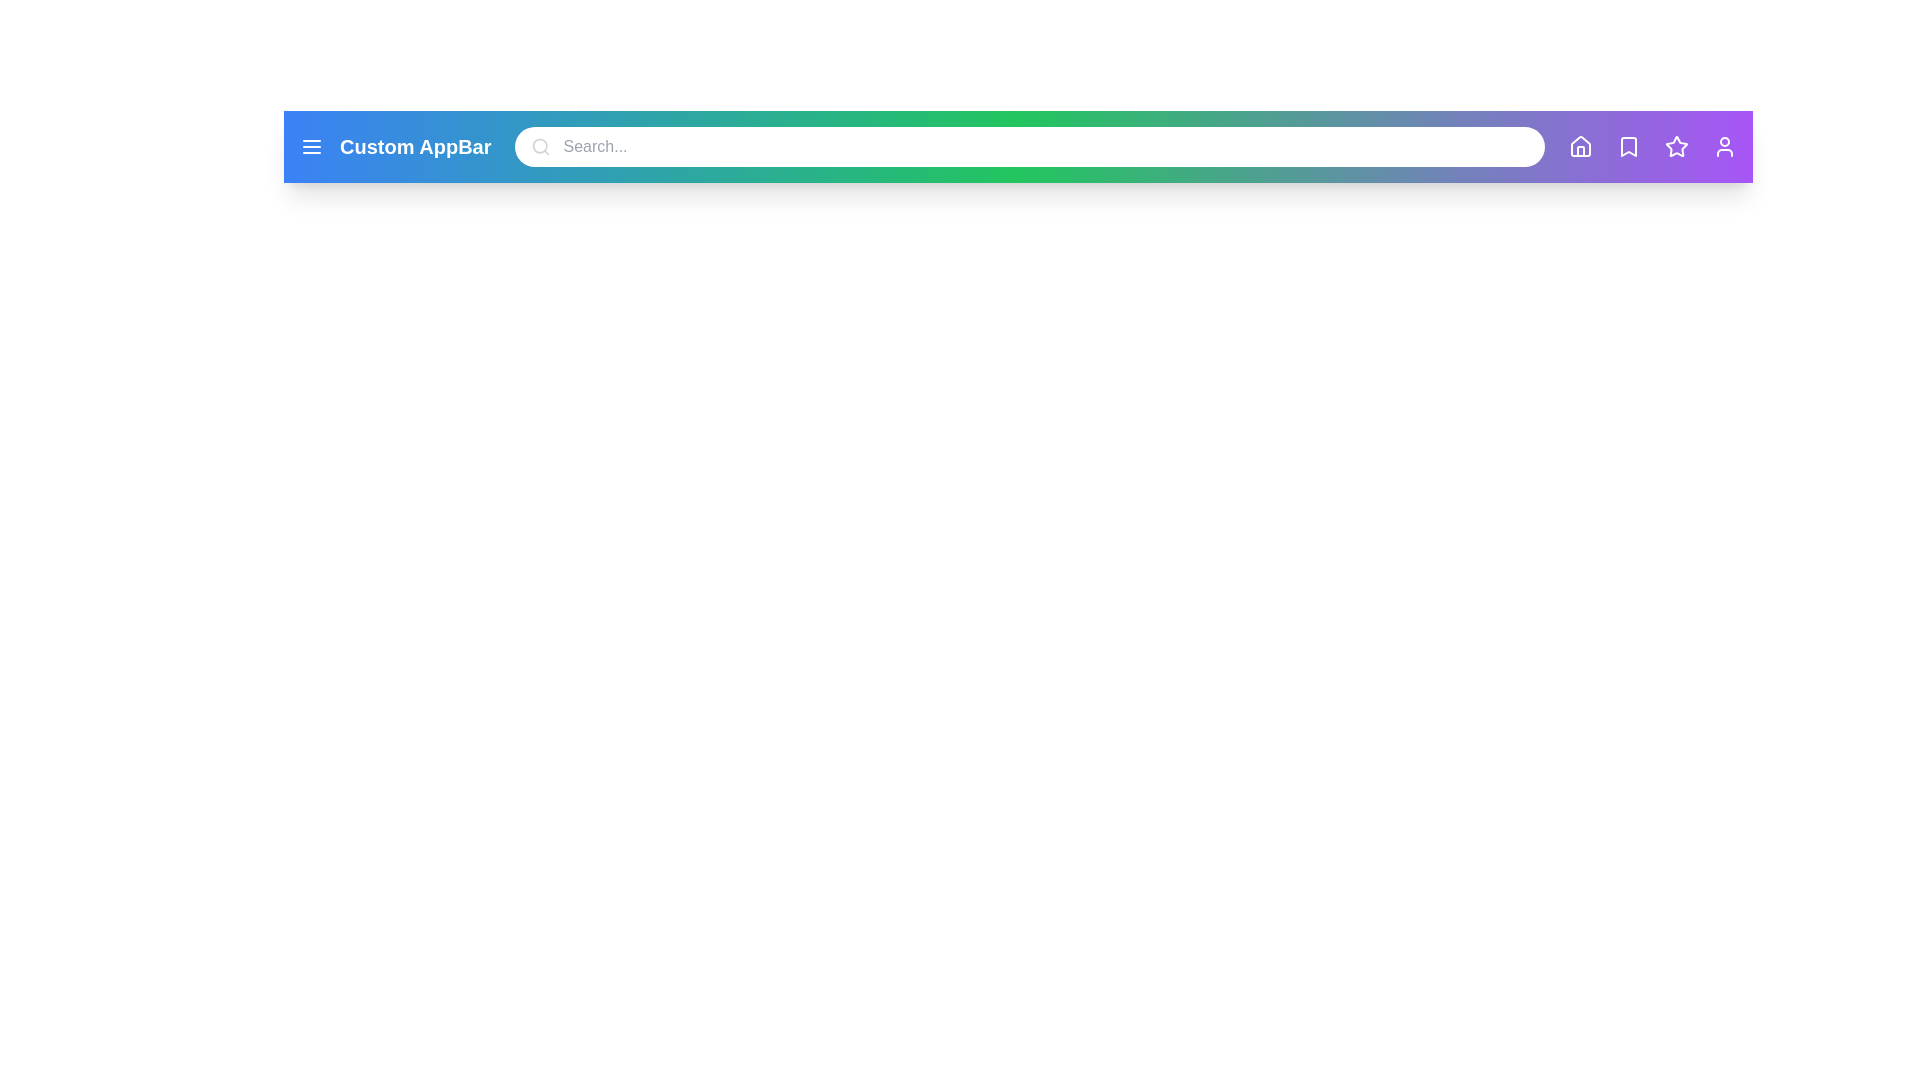 The width and height of the screenshot is (1920, 1080). Describe the element at coordinates (1723, 145) in the screenshot. I see `the 'User' icon to view the user profile or settings` at that location.